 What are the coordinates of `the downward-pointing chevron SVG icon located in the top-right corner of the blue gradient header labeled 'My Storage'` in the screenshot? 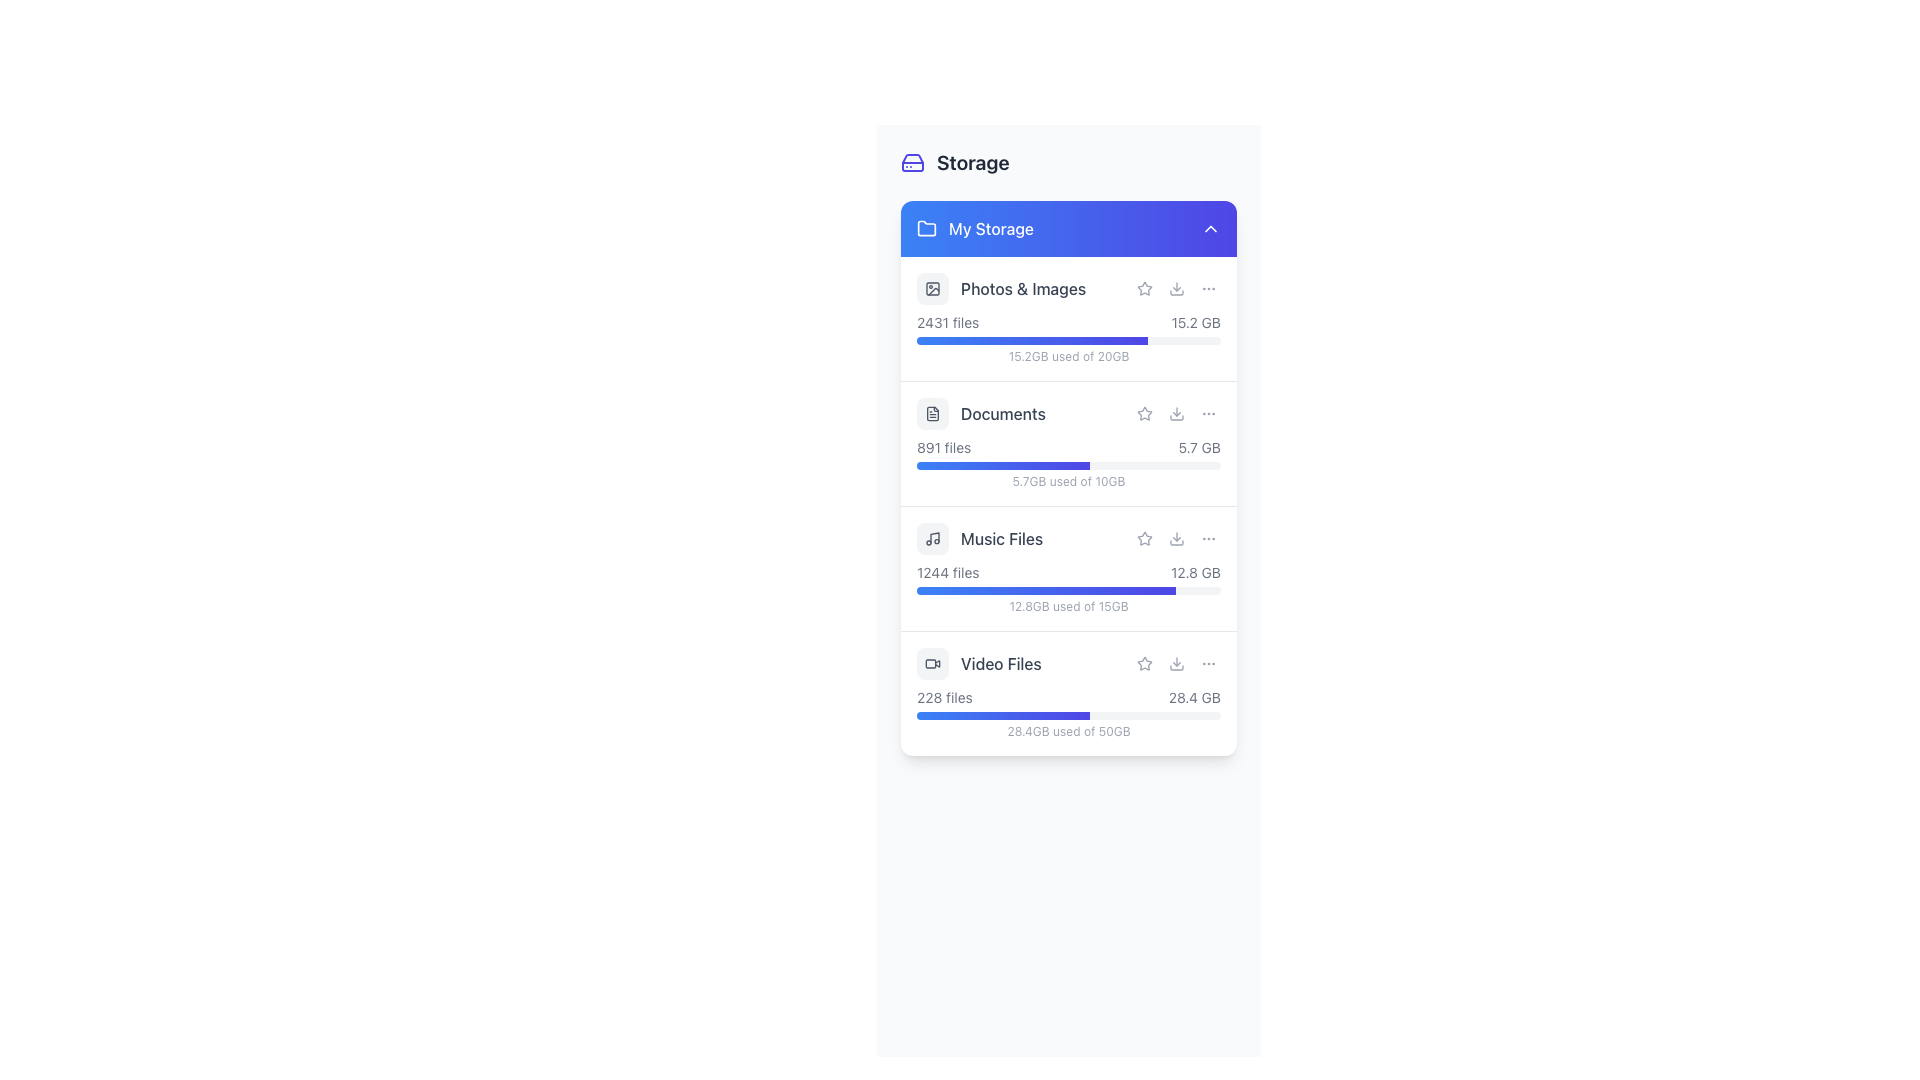 It's located at (1209, 227).